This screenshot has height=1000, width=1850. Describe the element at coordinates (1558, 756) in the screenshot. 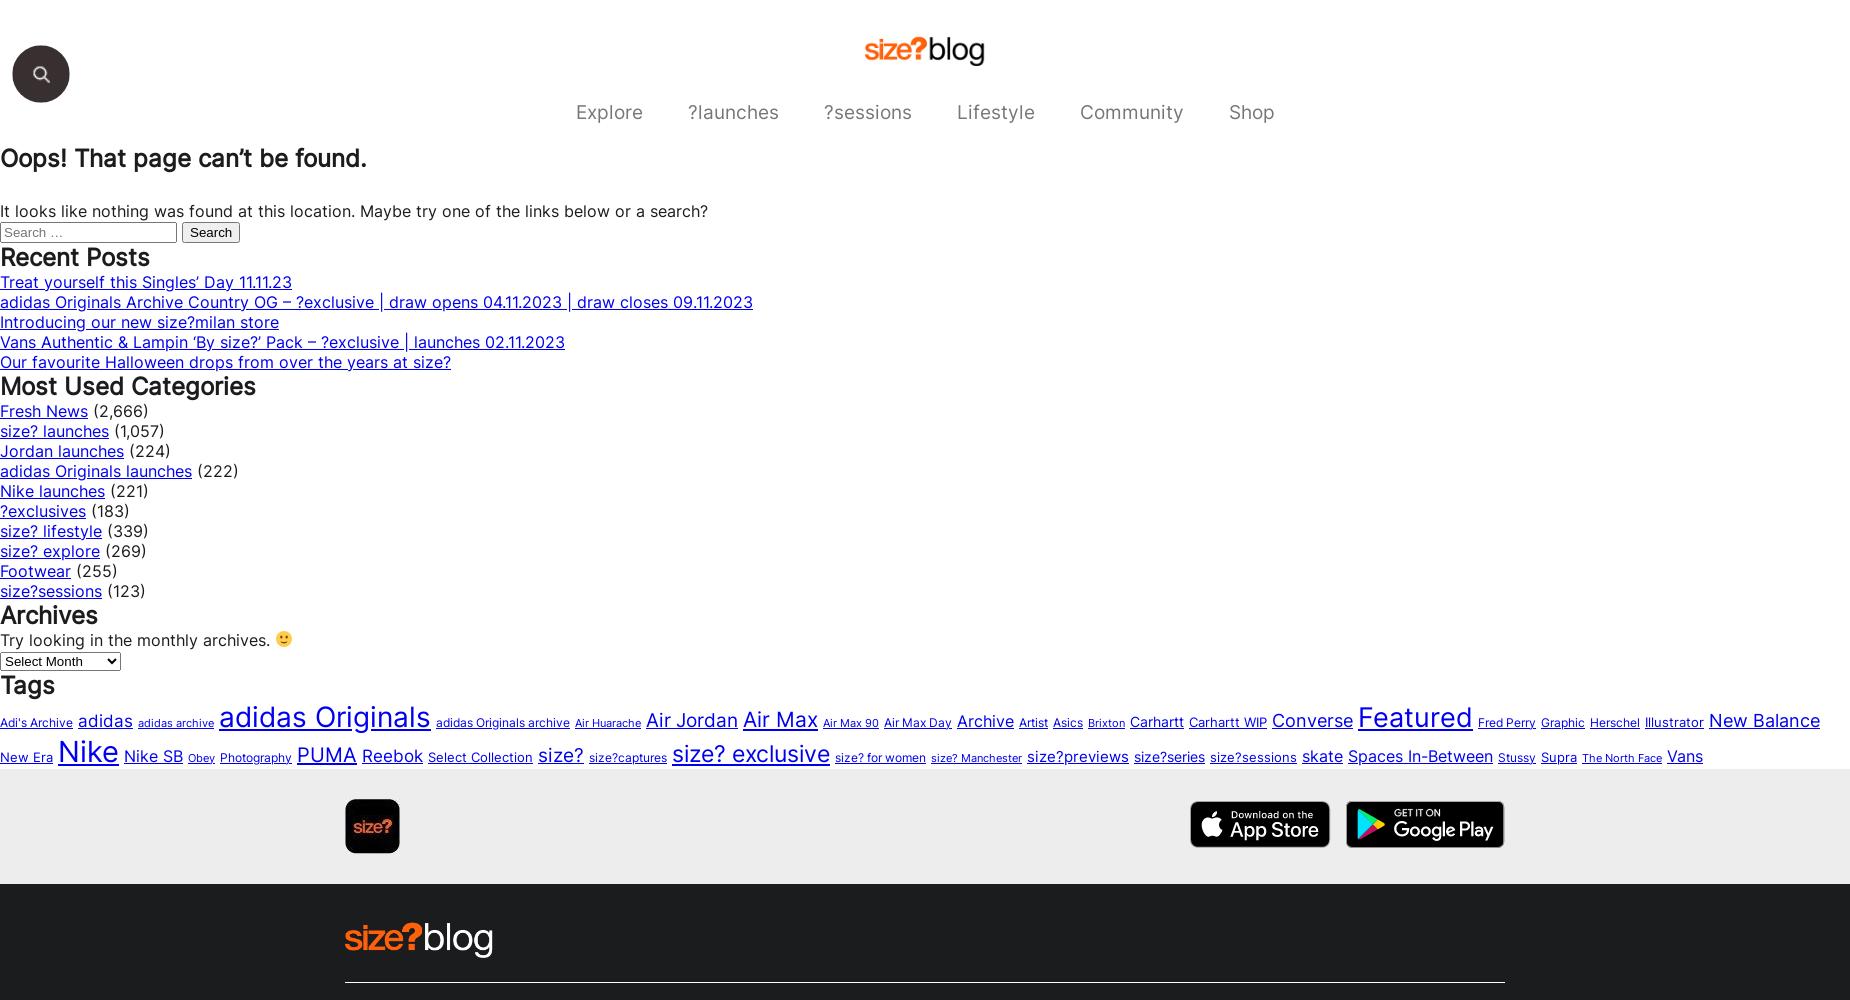

I see `'Supra'` at that location.